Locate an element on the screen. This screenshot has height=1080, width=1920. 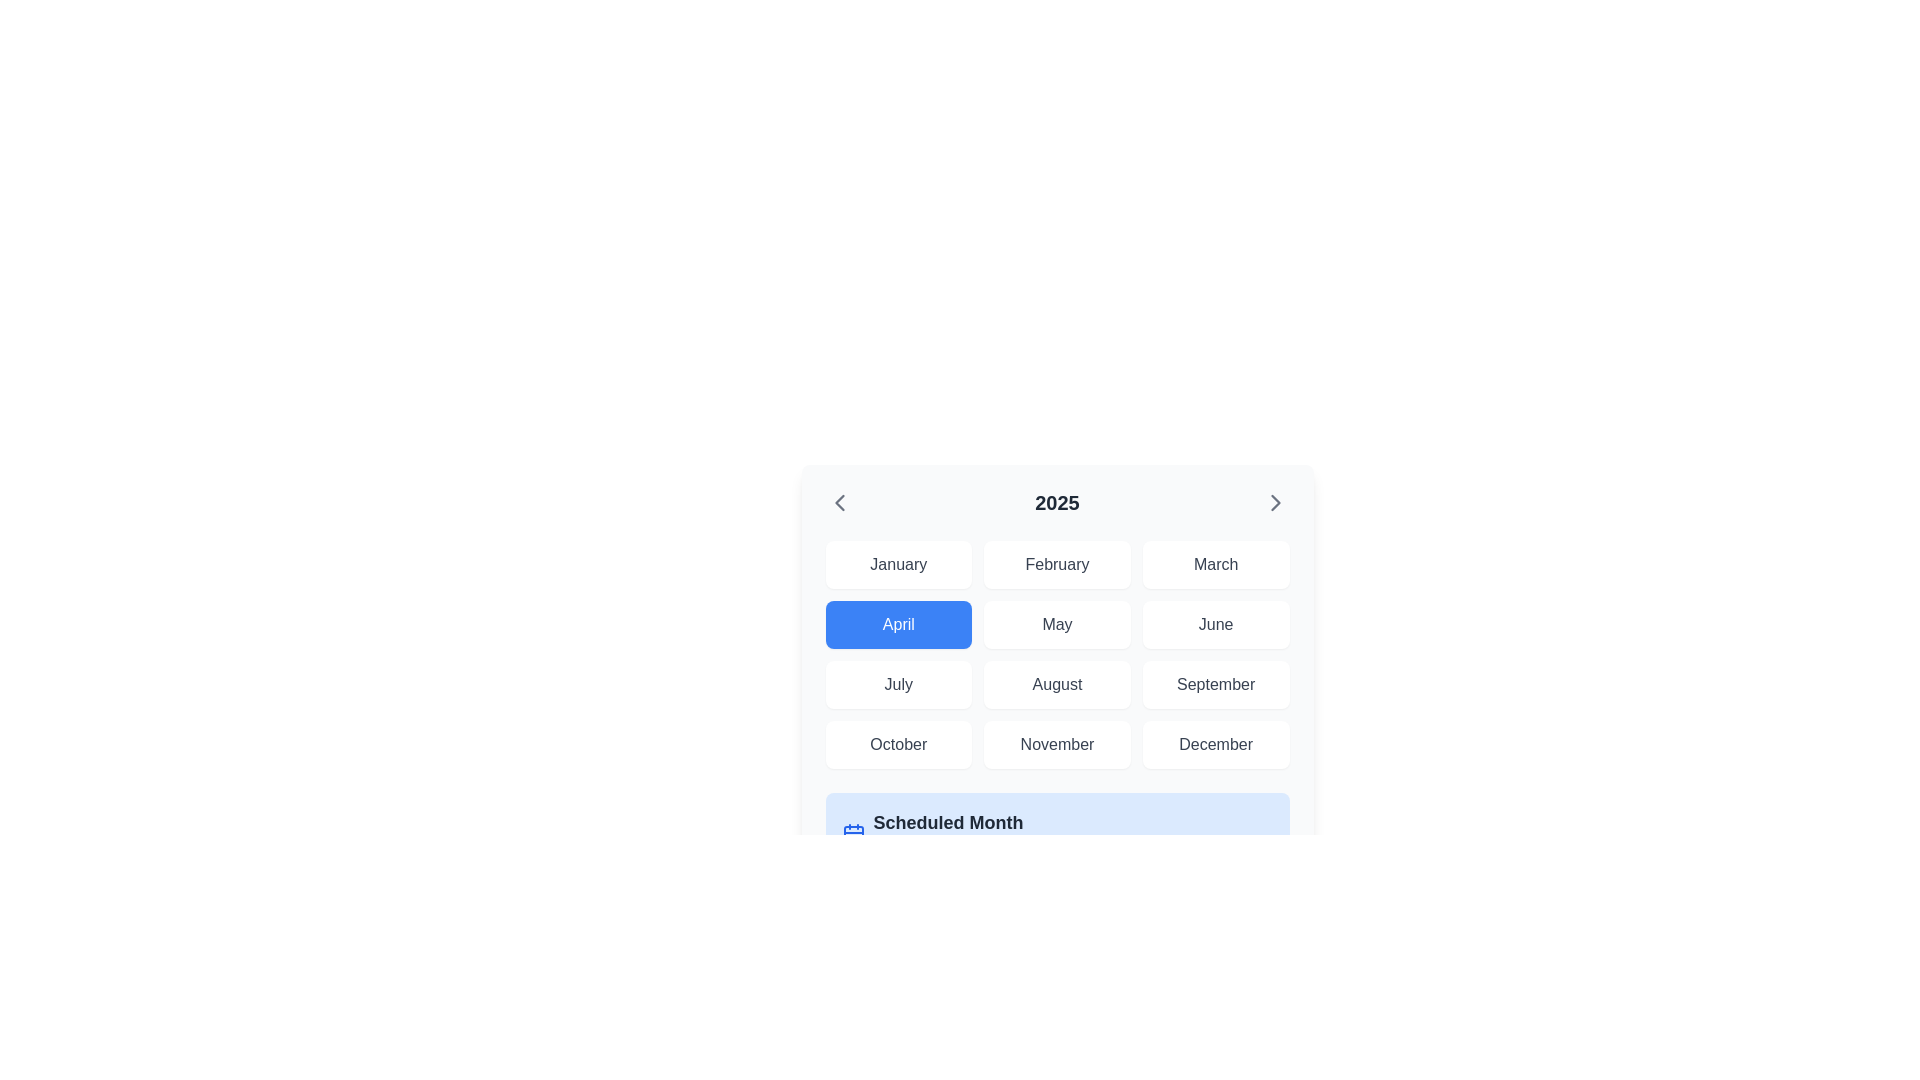
the highlighted month within the Date Picker element that has a light gray background and white border is located at coordinates (1056, 681).